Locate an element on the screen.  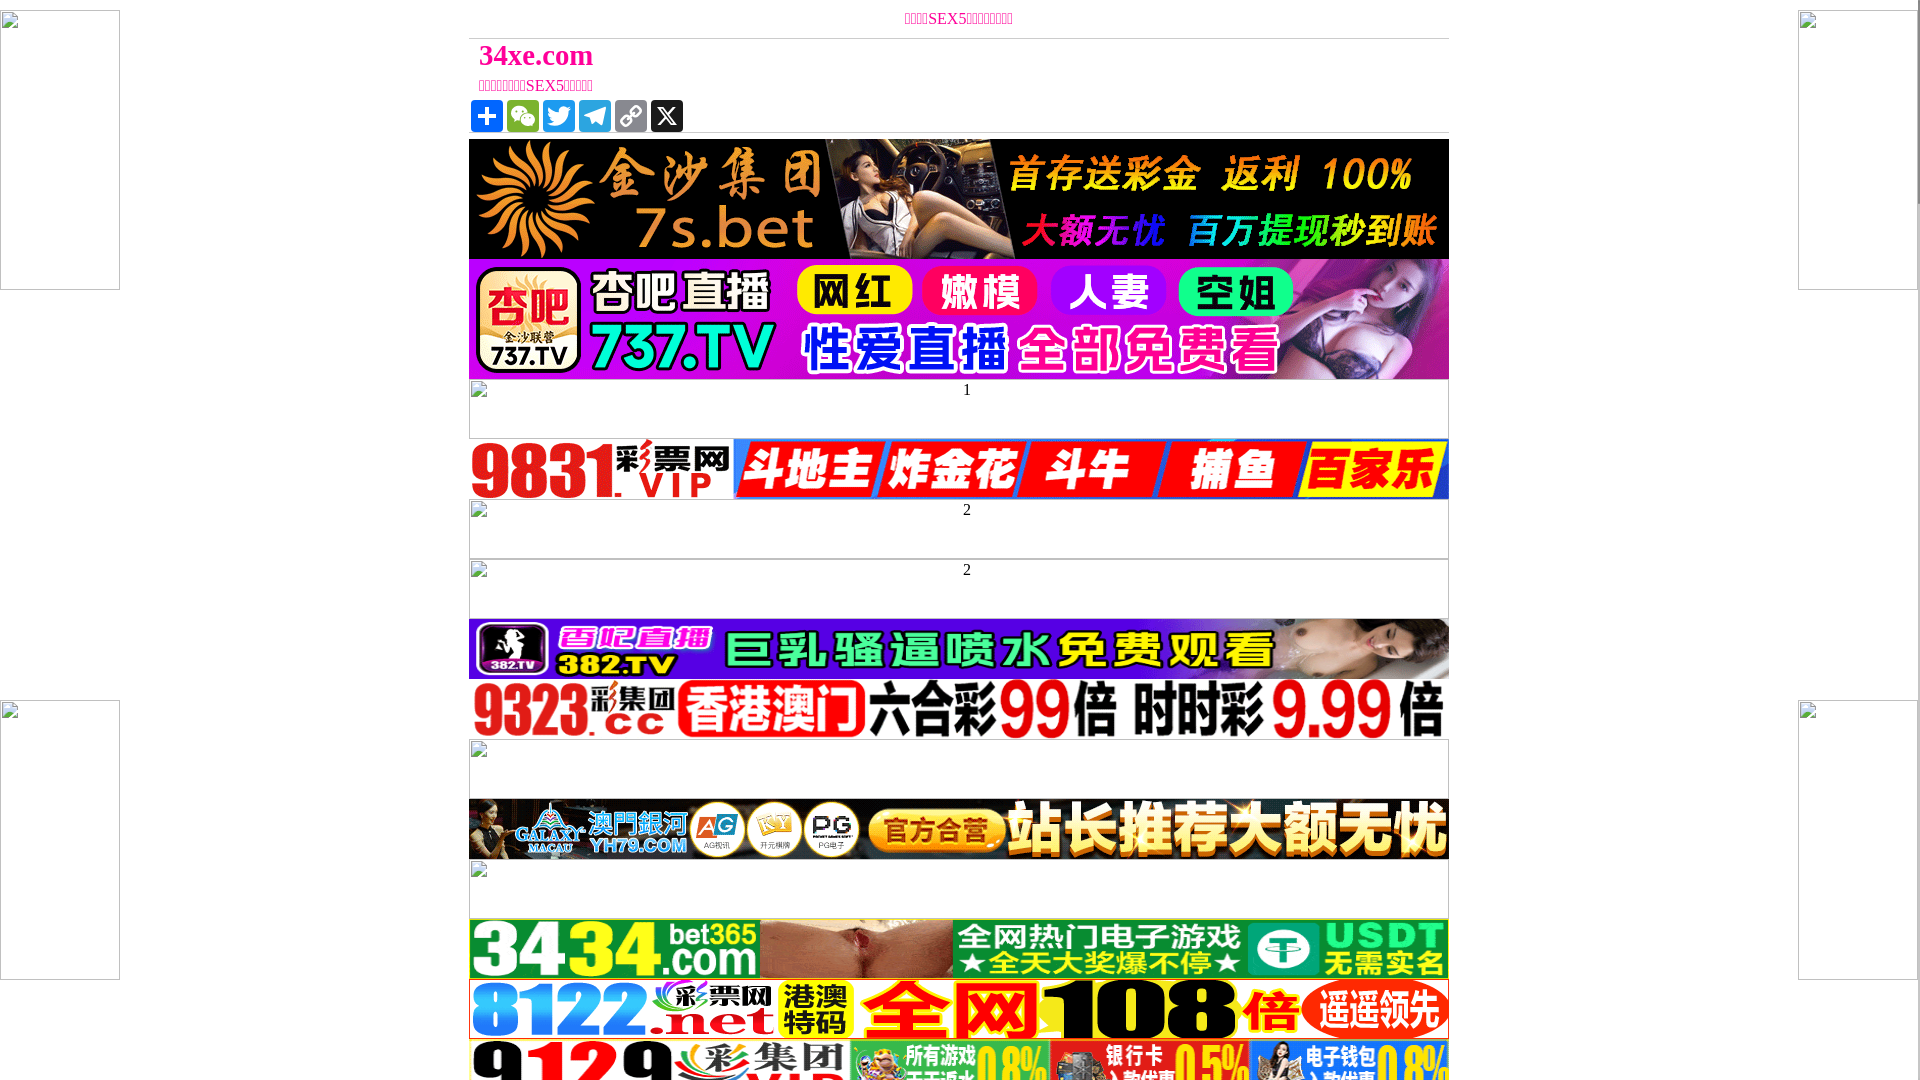
'Copy Link' is located at coordinates (629, 115).